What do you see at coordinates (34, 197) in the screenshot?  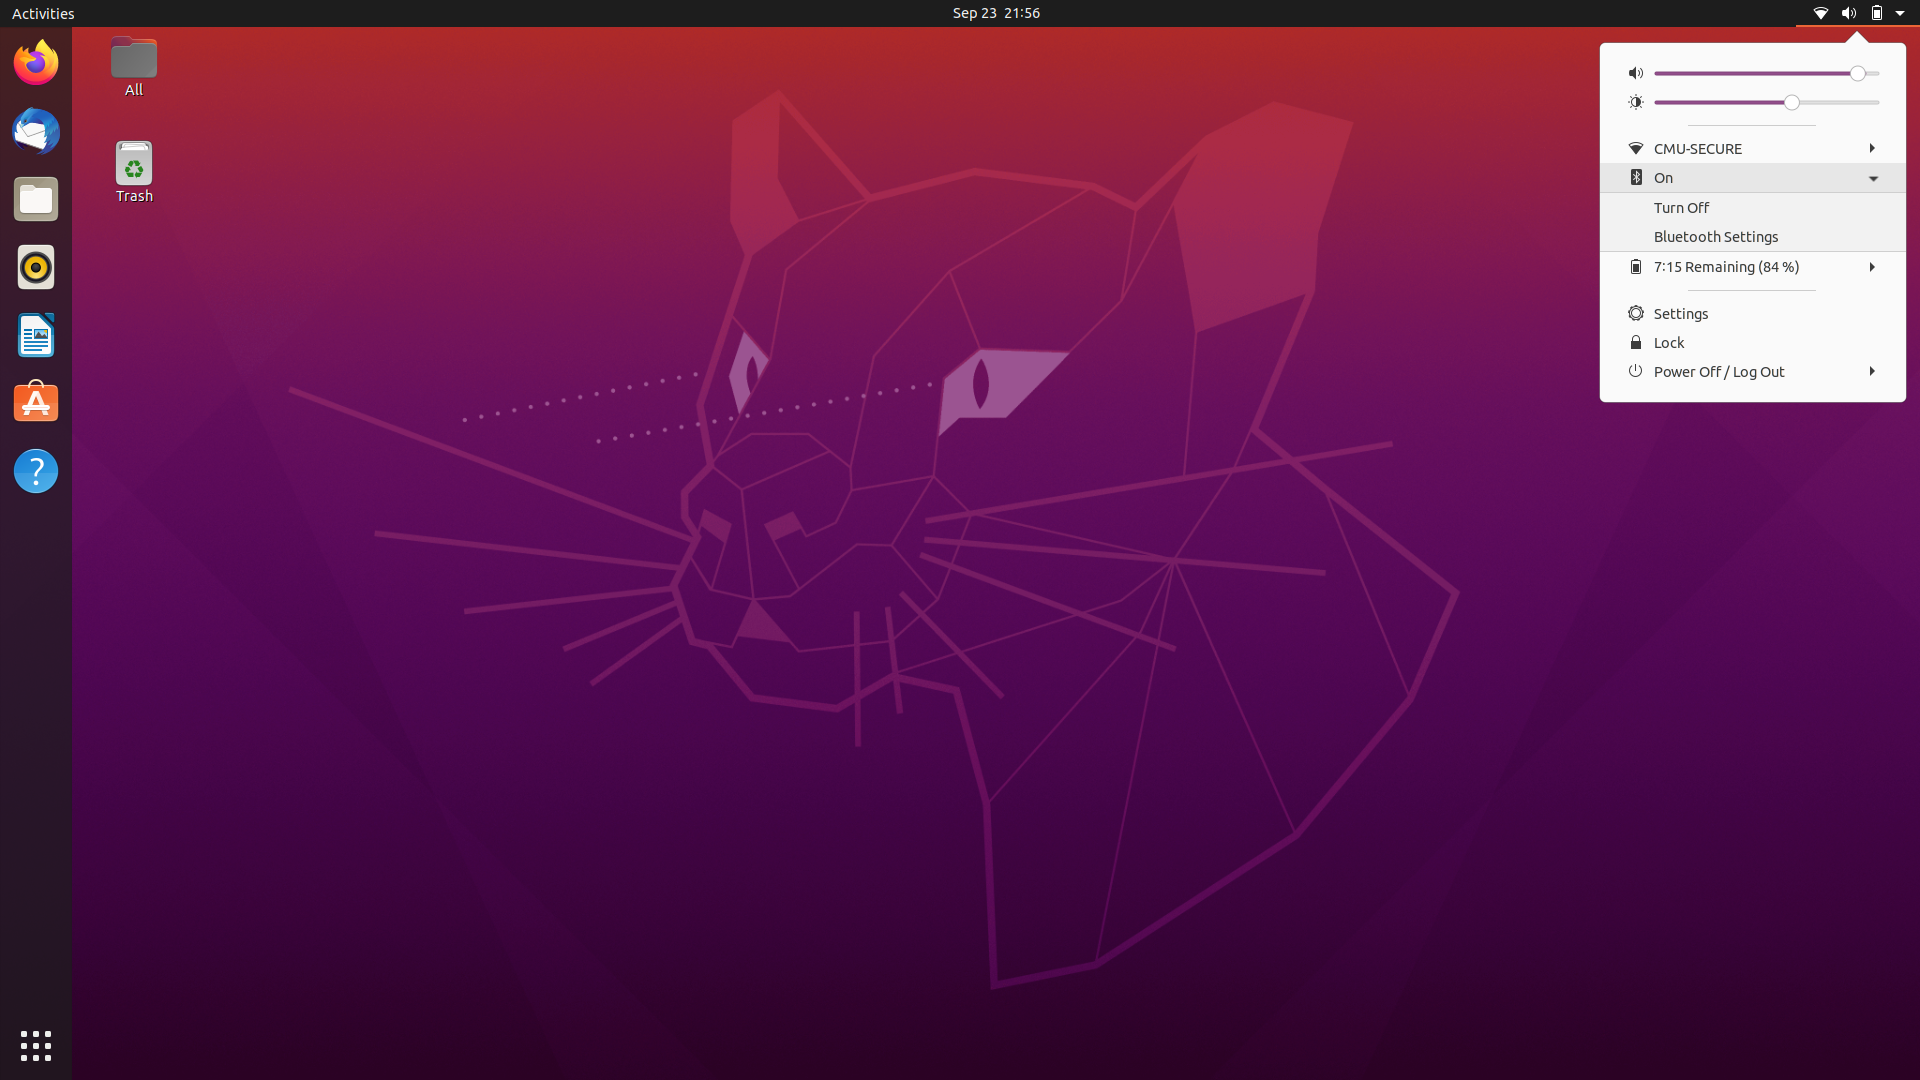 I see `the "Files" Section` at bounding box center [34, 197].